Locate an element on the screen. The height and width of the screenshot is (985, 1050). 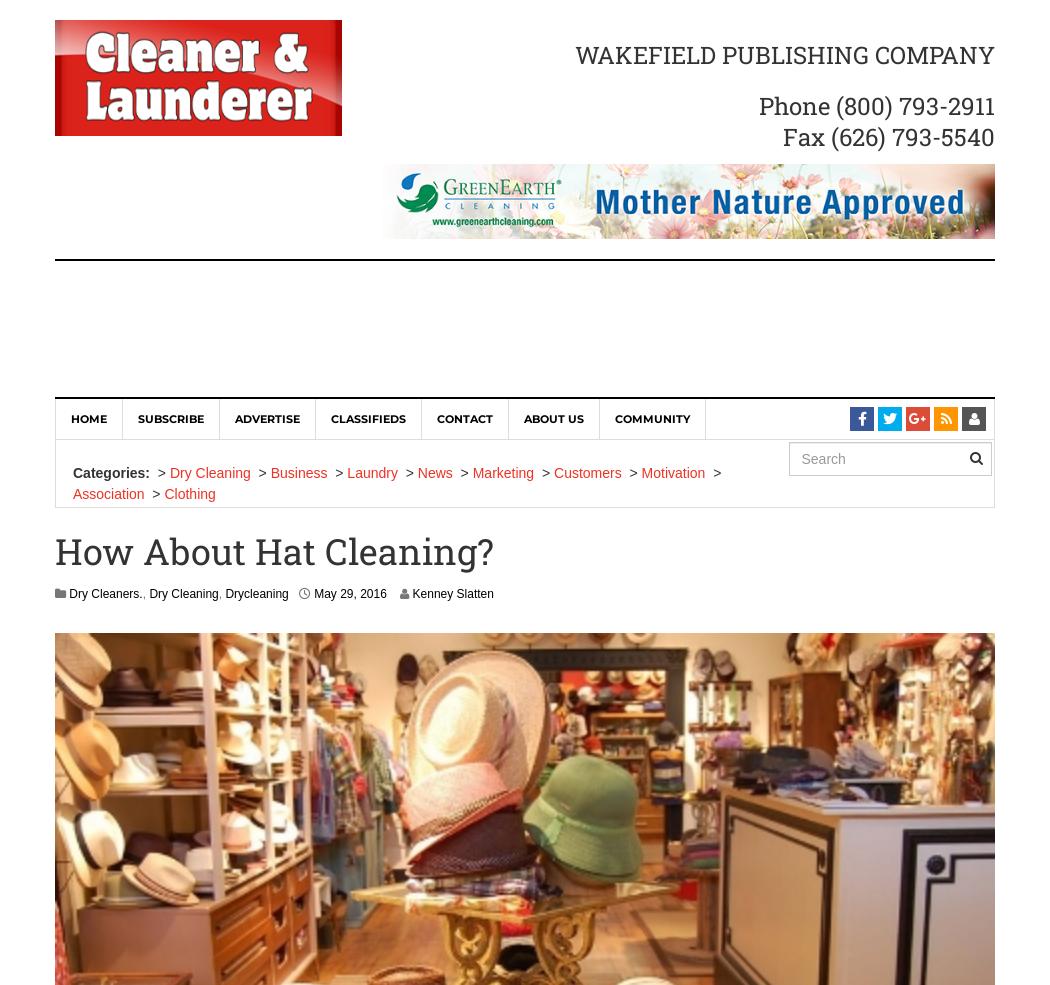
'How About Hat Cleaning?' is located at coordinates (273, 551).